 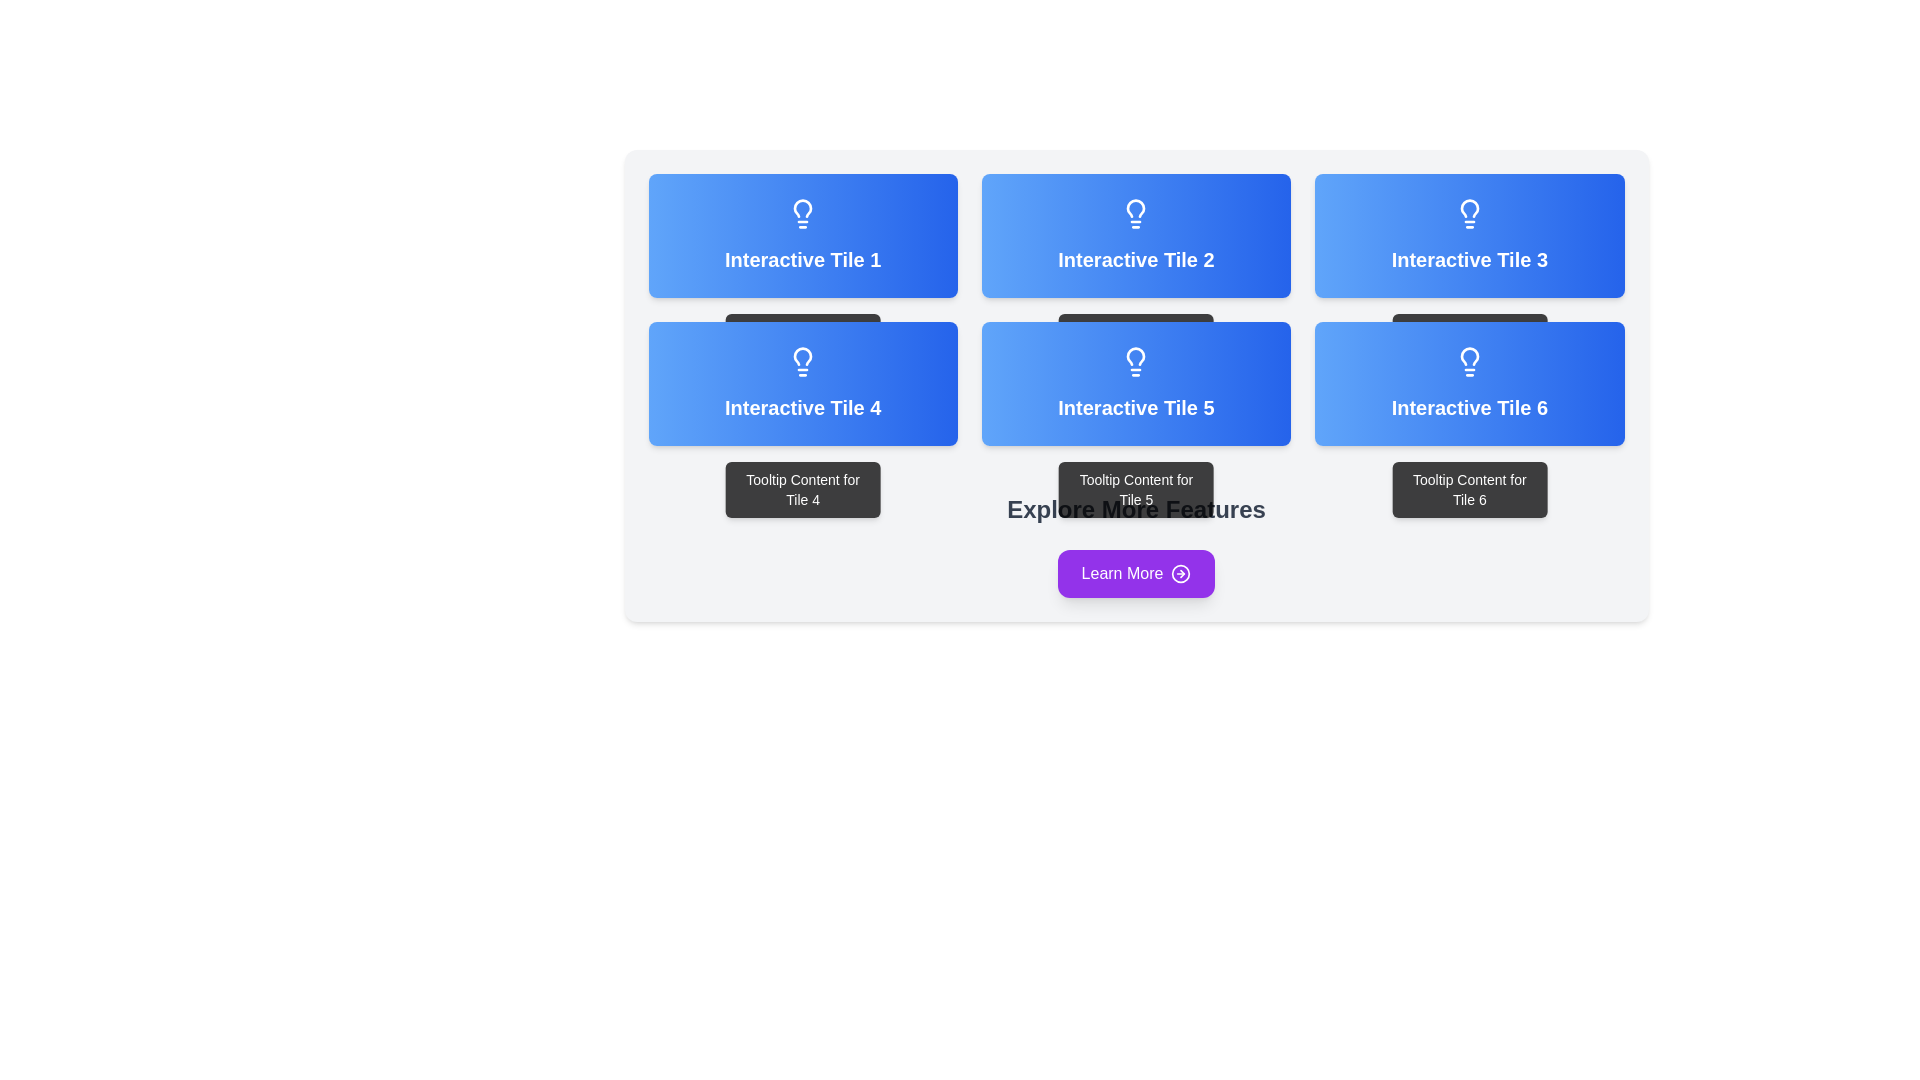 I want to click on the tooltip that appears beneath Tile 5, which displays 'Tooltip Content for Tile 5', so click(x=1136, y=489).